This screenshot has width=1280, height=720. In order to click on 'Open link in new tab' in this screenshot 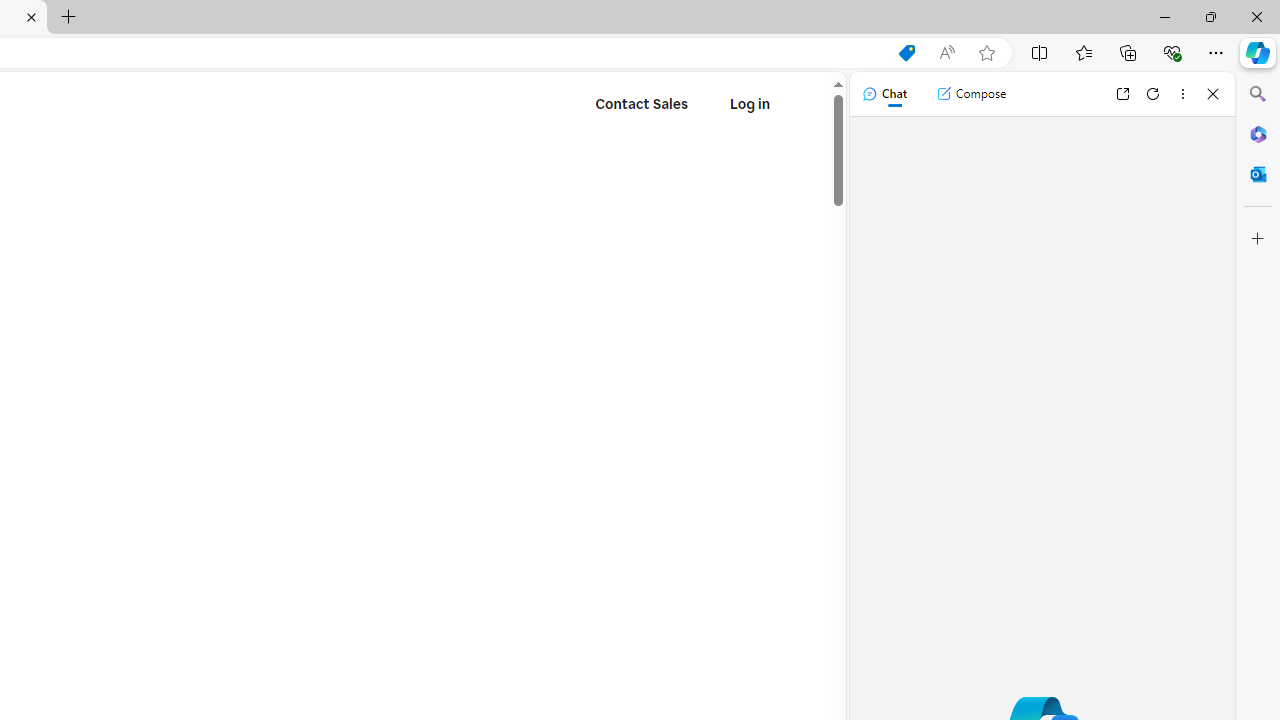, I will do `click(1122, 93)`.